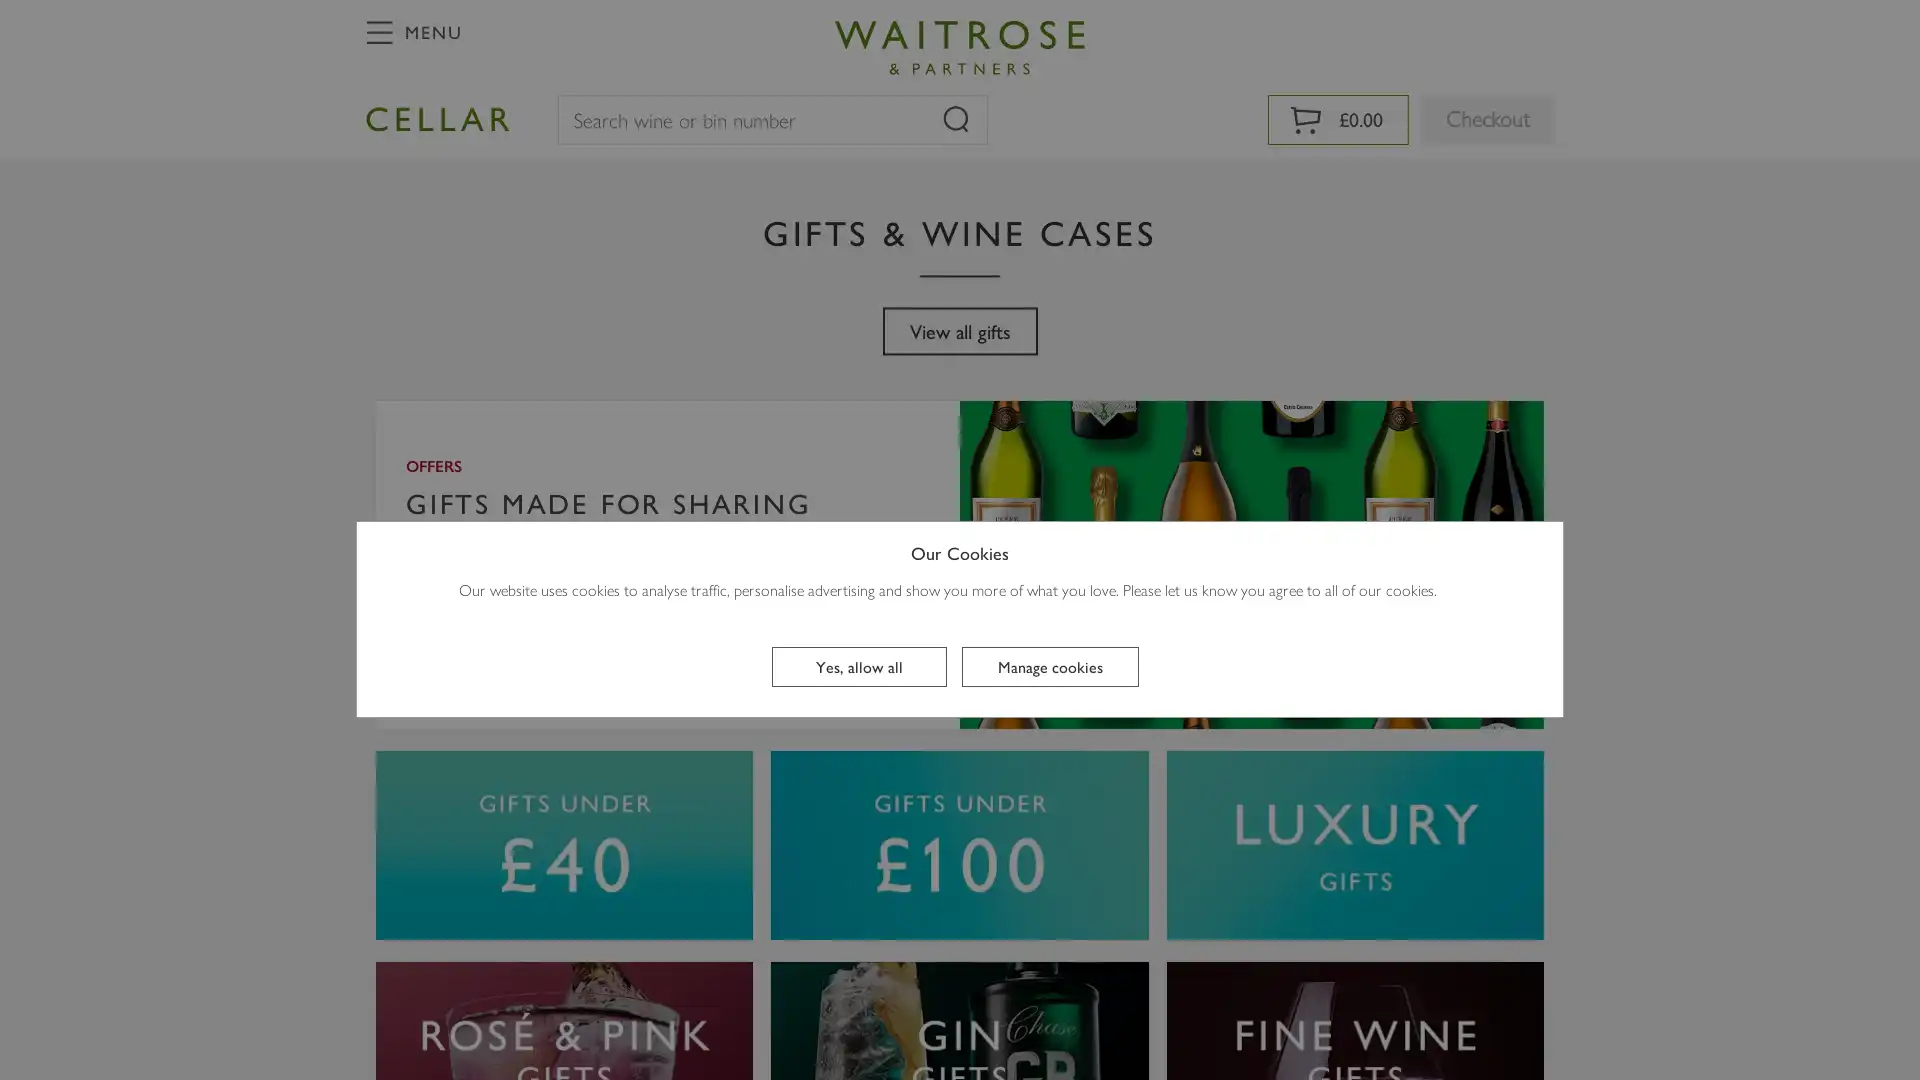 This screenshot has height=1080, width=1920. What do you see at coordinates (961, 878) in the screenshot?
I see `Accept selected` at bounding box center [961, 878].